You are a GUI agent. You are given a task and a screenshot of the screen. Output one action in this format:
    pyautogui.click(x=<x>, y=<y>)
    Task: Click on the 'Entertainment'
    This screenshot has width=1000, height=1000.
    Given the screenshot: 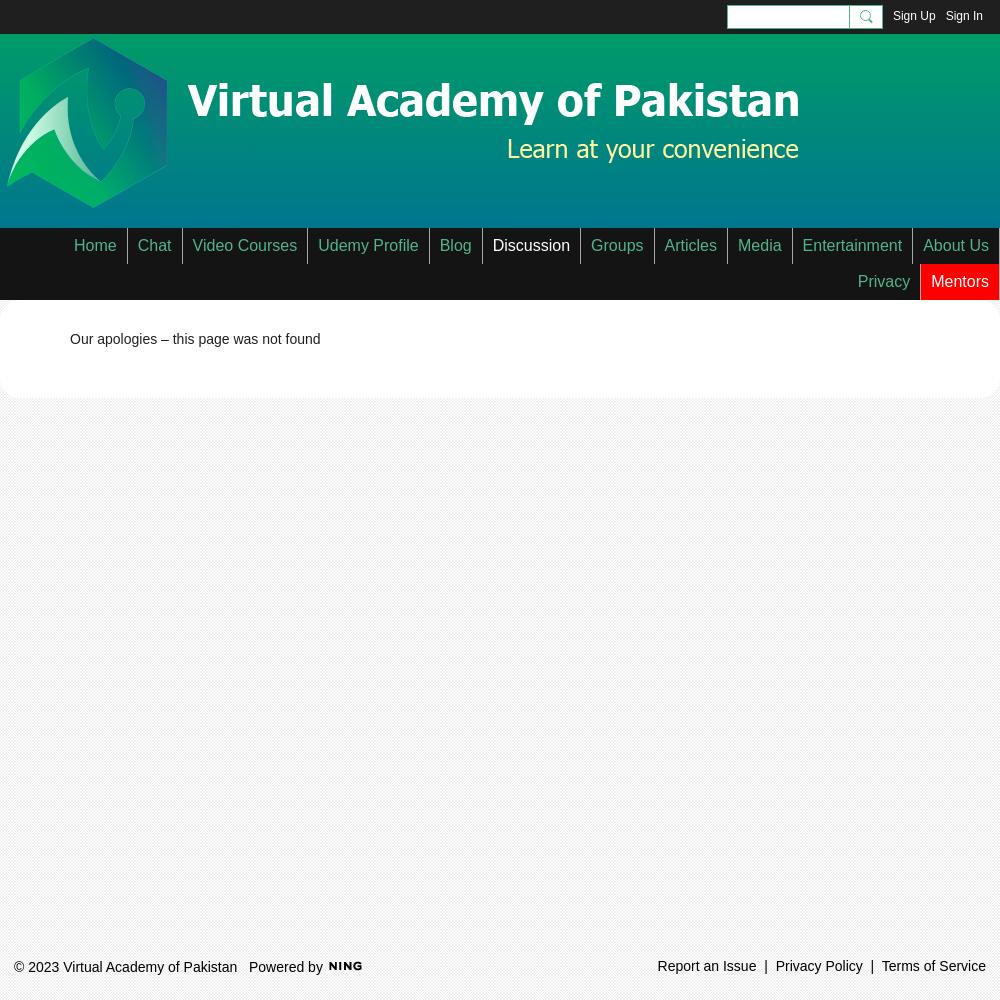 What is the action you would take?
    pyautogui.click(x=851, y=244)
    